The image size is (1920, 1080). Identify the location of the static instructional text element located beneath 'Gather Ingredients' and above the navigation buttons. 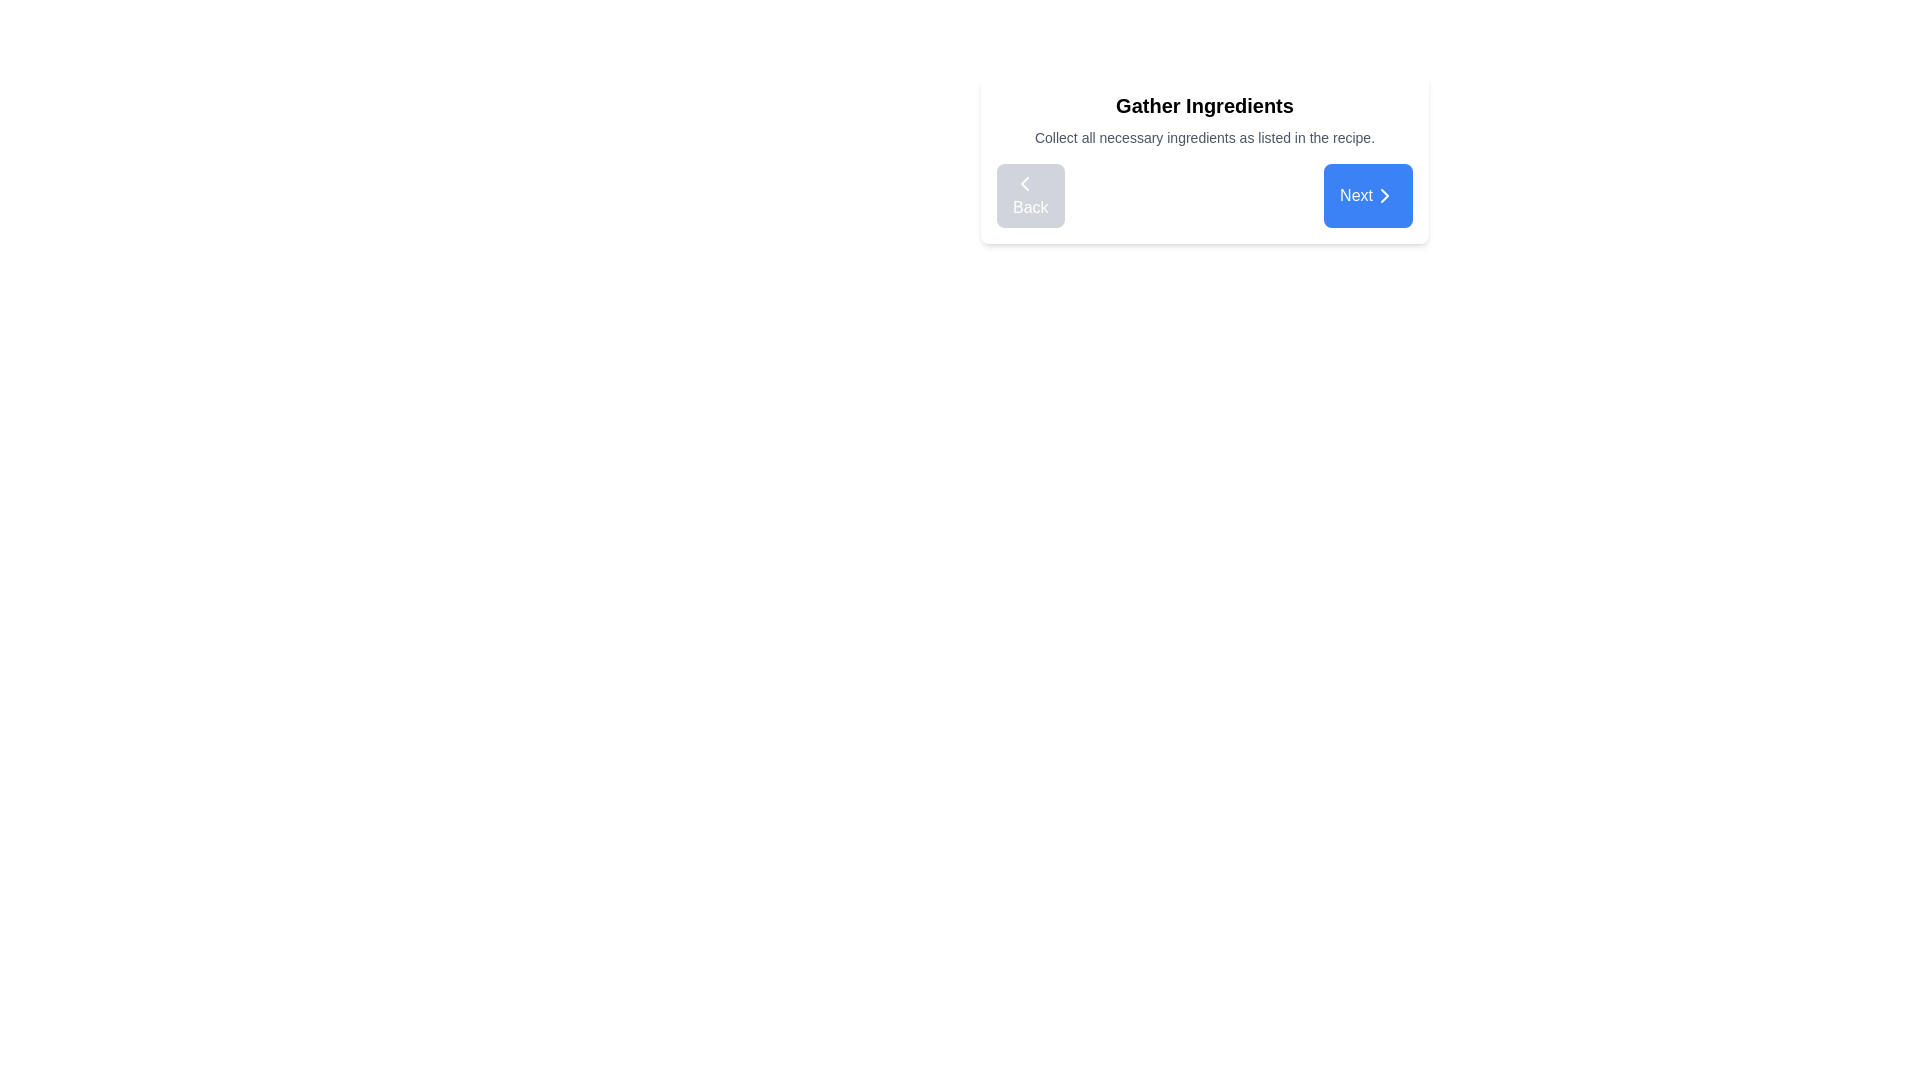
(1203, 137).